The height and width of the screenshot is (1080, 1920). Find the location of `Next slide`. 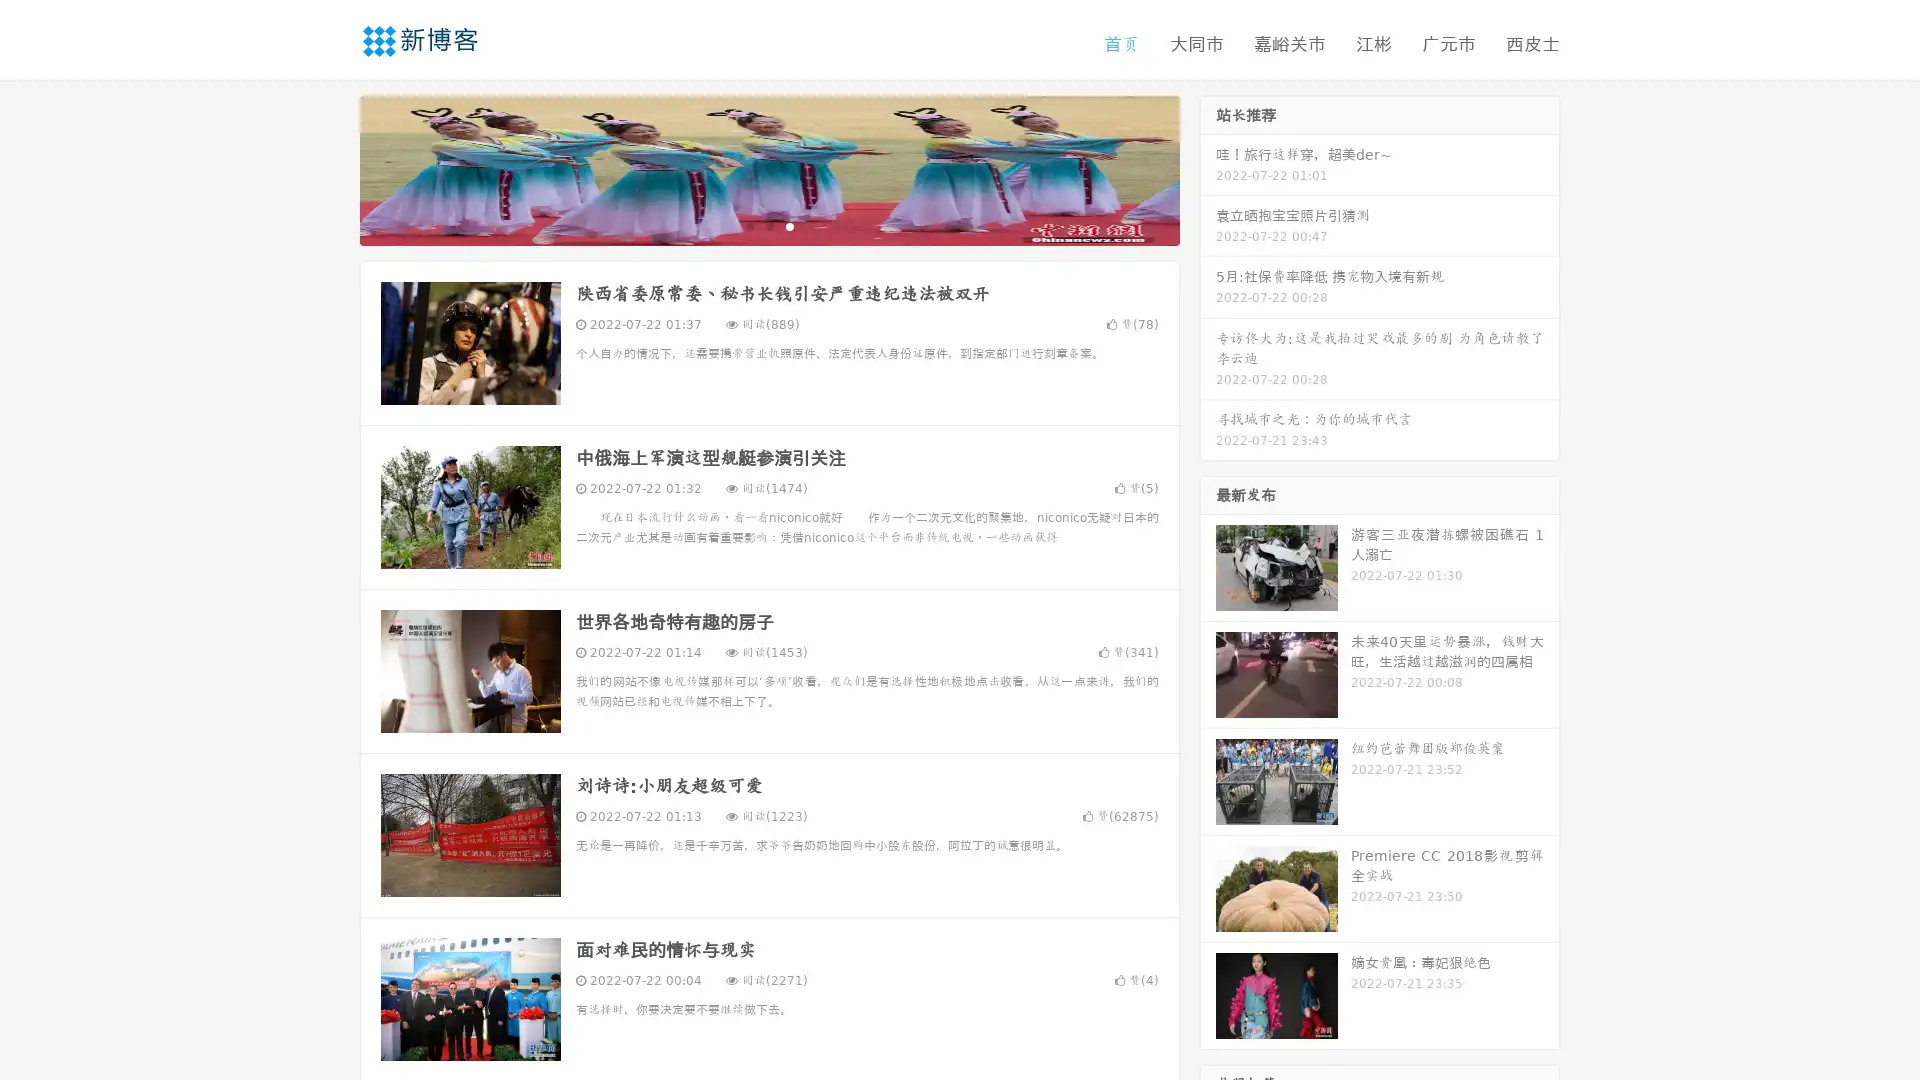

Next slide is located at coordinates (1208, 168).